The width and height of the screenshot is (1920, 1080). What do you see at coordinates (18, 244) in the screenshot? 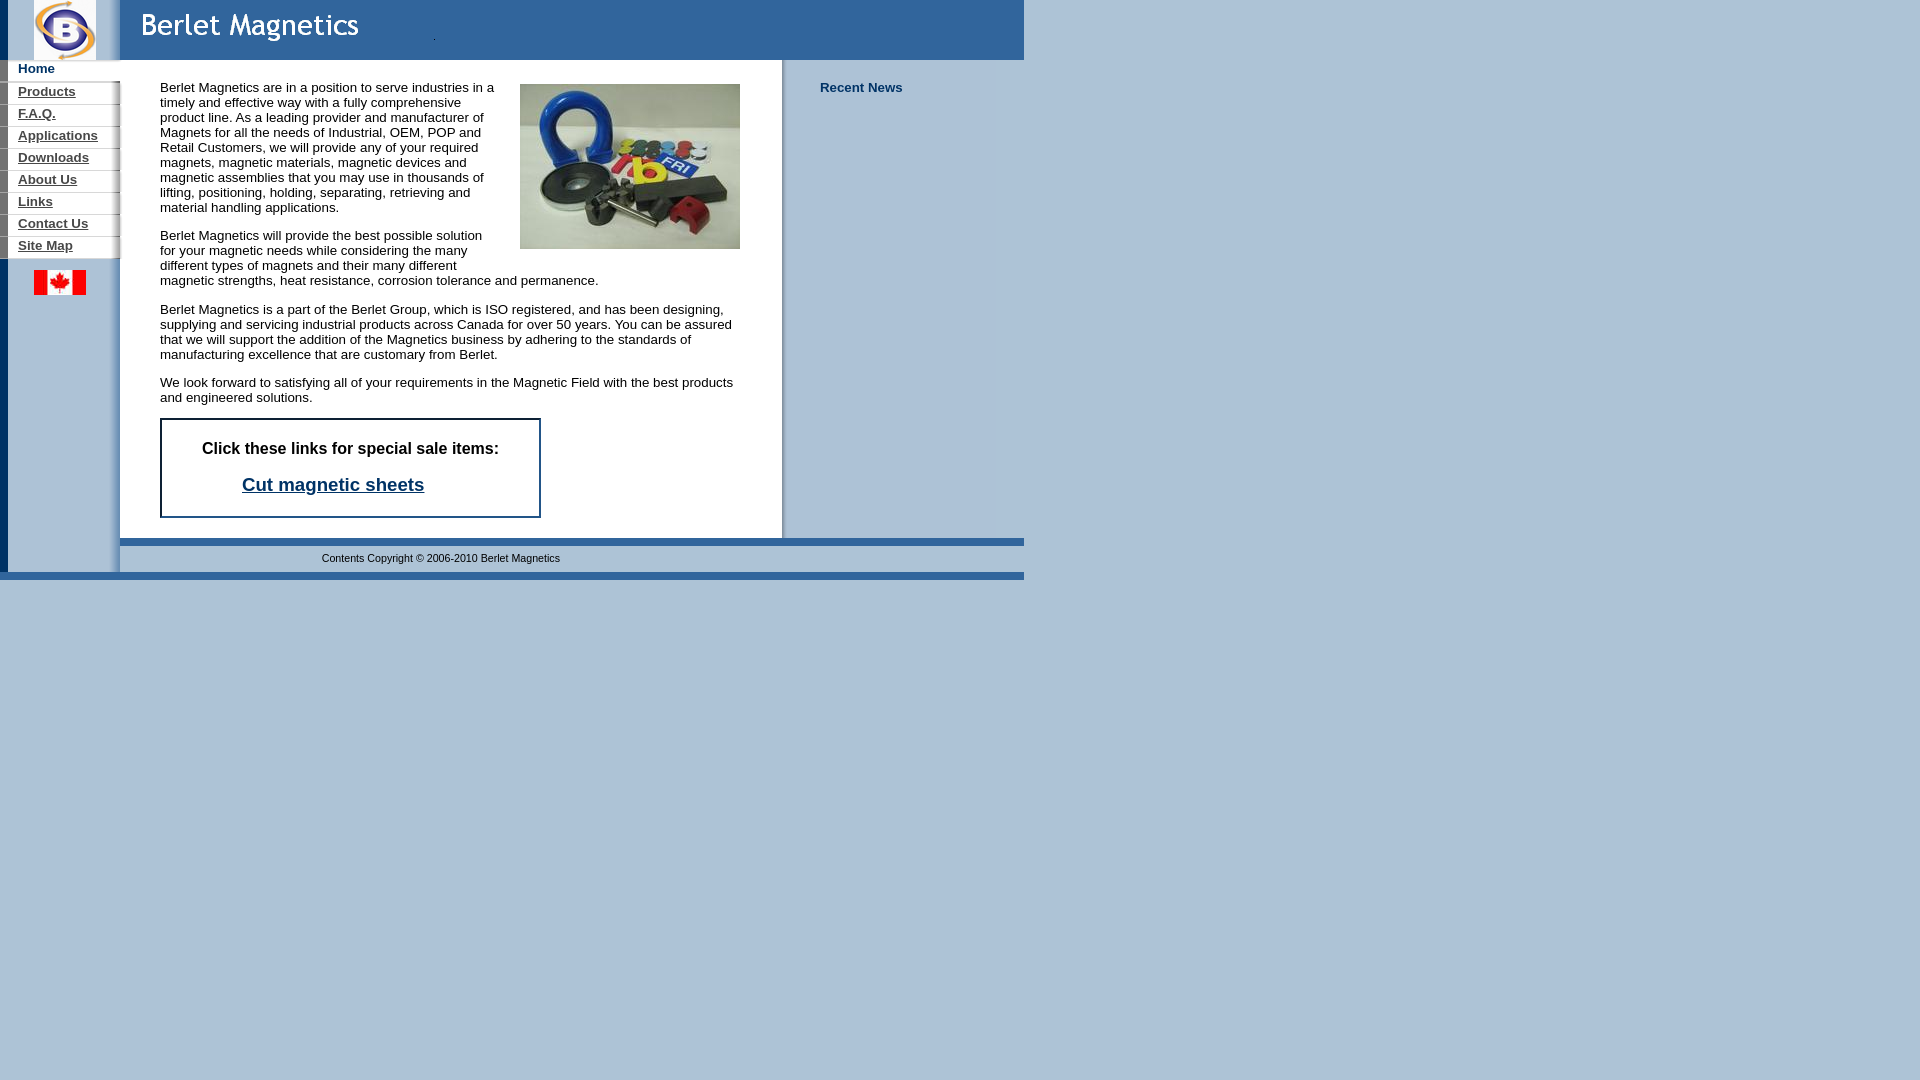
I see `'Site Map'` at bounding box center [18, 244].